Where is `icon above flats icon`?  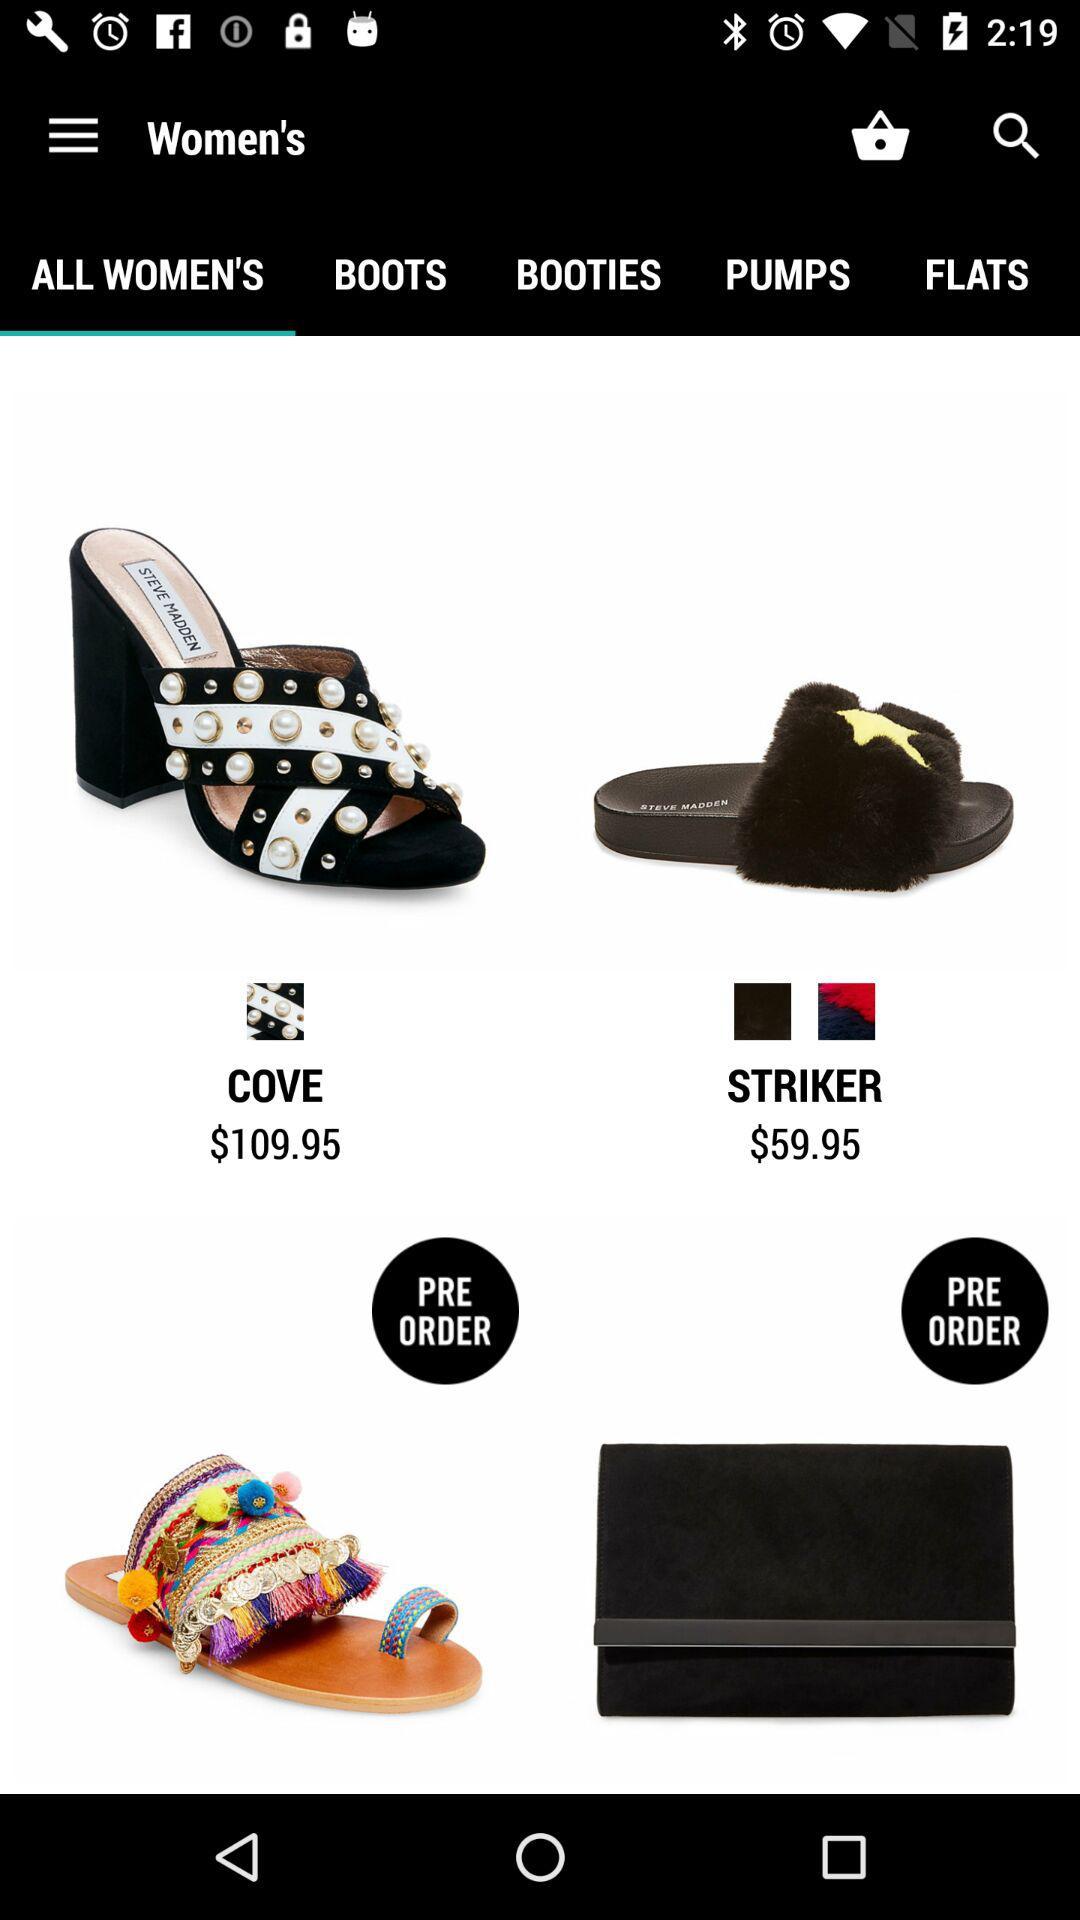 icon above flats icon is located at coordinates (1017, 135).